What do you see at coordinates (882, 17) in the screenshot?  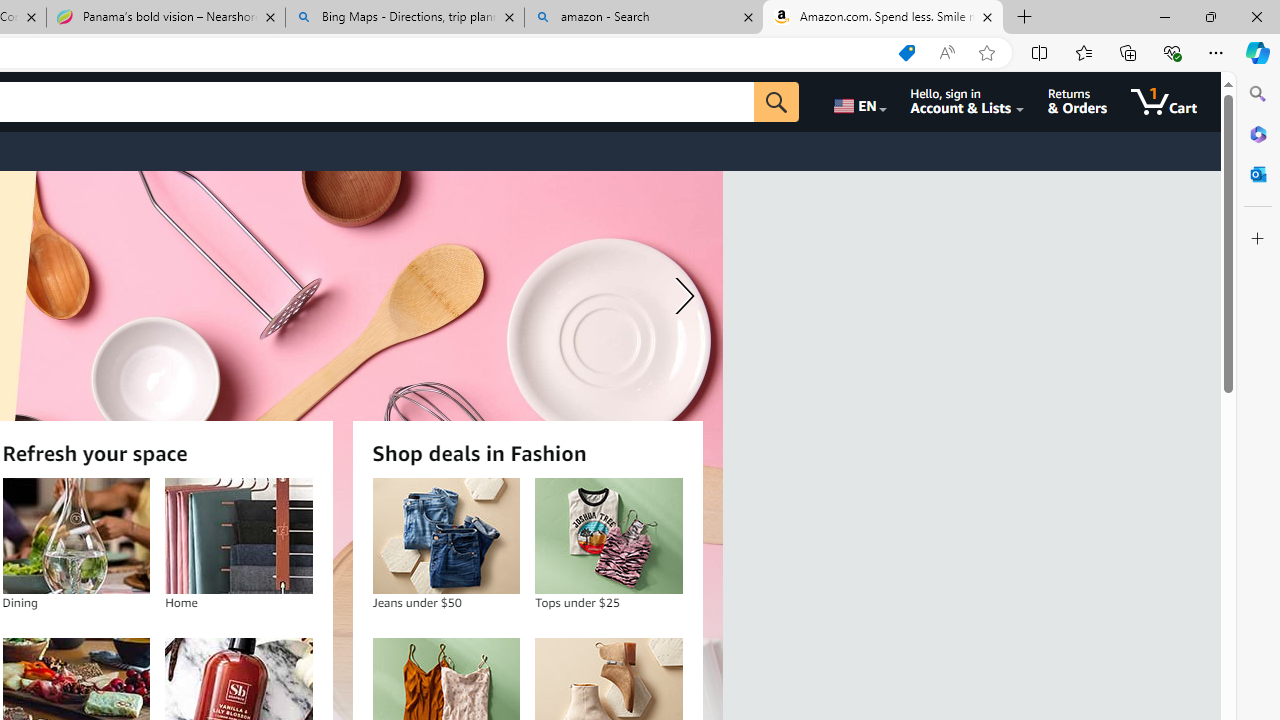 I see `'Amazon.com. Spend less. Smile more.'` at bounding box center [882, 17].